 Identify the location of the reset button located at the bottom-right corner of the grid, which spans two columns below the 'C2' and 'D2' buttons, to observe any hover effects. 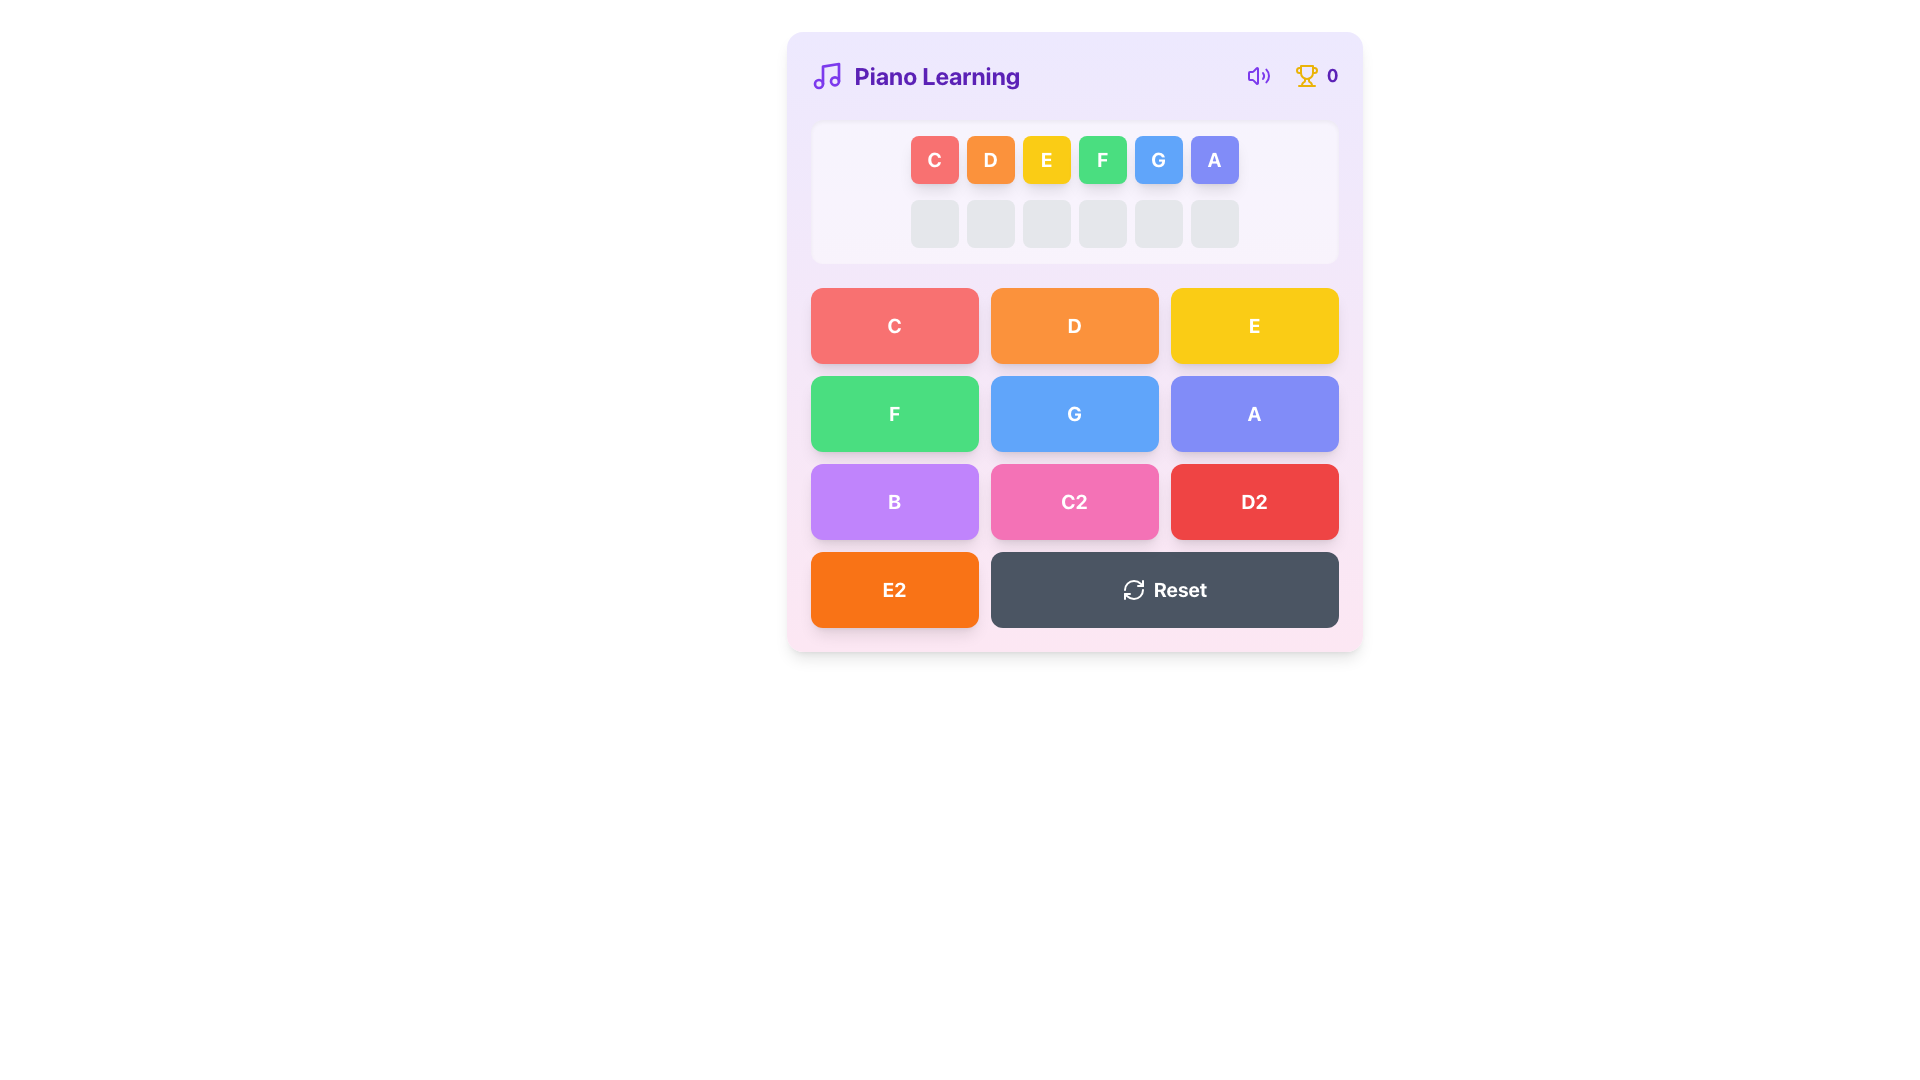
(1164, 589).